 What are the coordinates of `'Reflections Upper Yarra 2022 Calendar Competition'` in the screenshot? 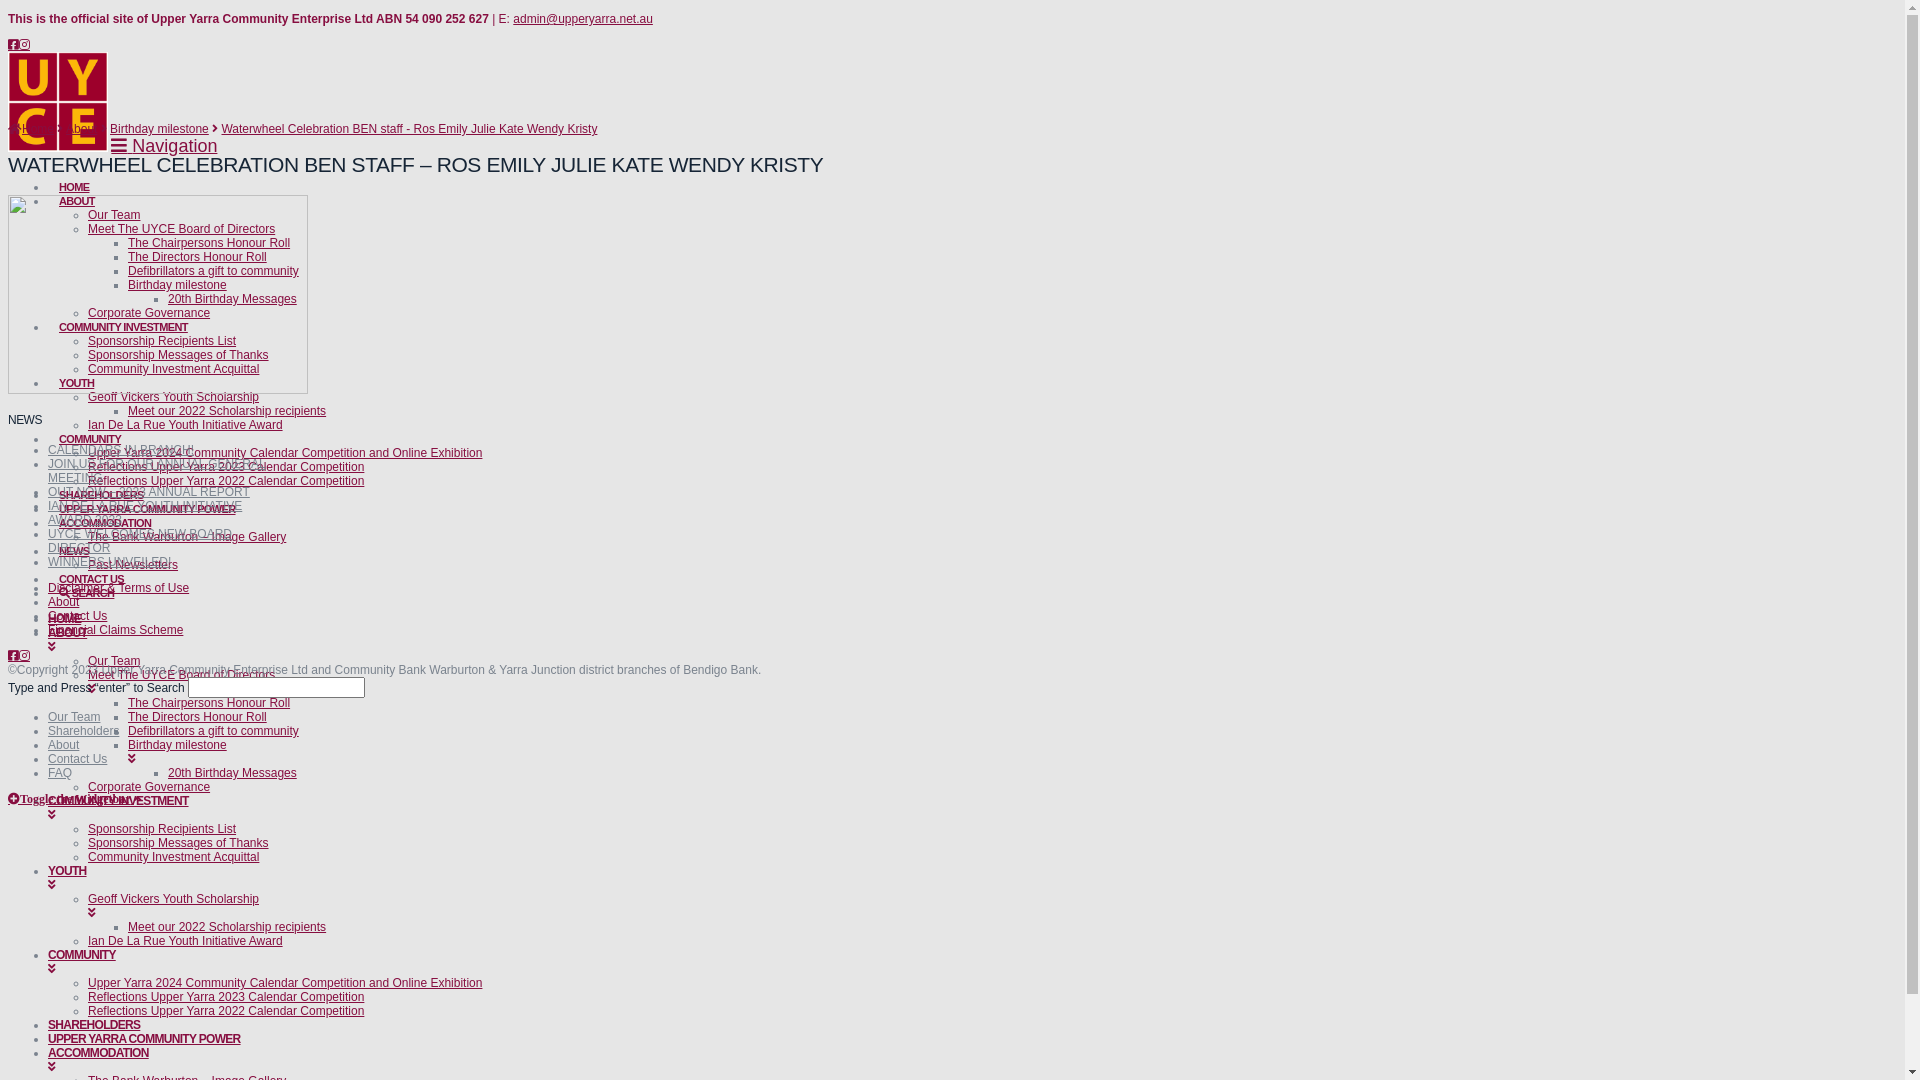 It's located at (225, 481).